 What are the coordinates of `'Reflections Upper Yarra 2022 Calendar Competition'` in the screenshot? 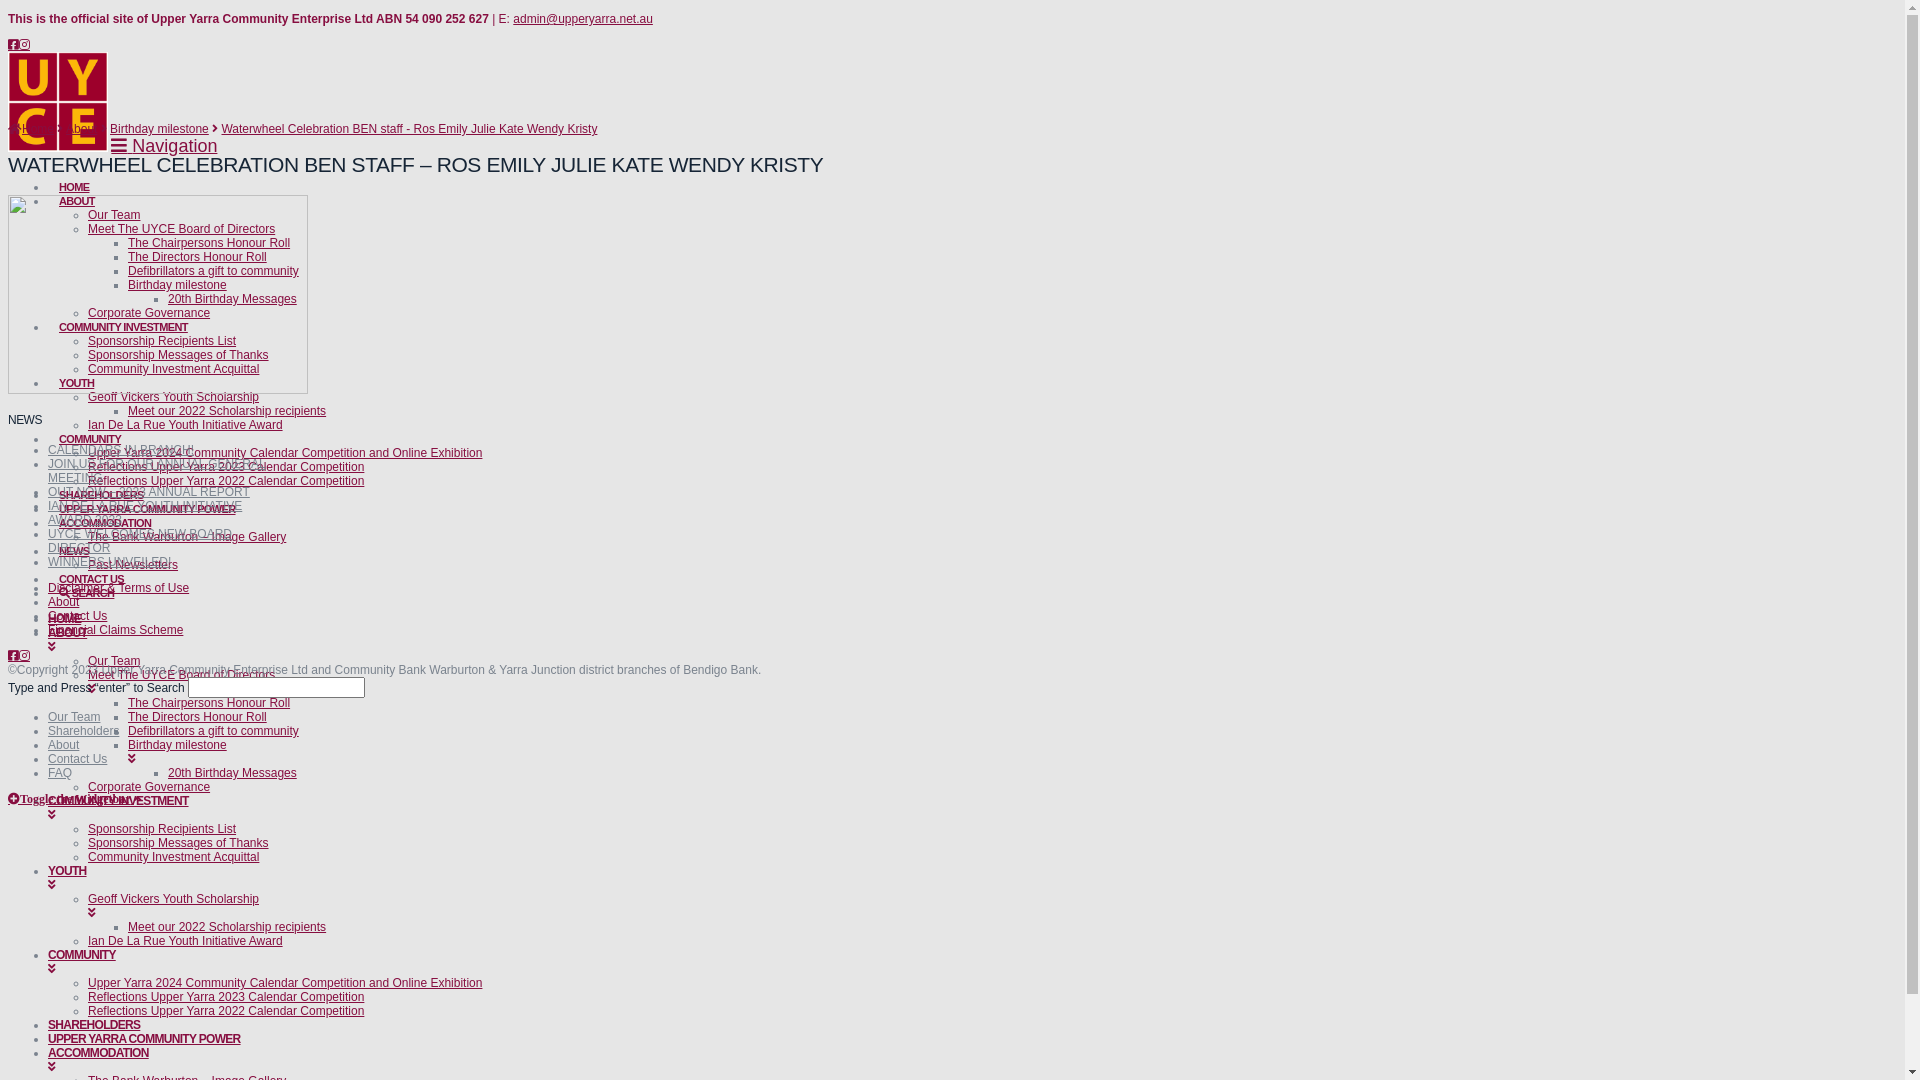 It's located at (225, 481).